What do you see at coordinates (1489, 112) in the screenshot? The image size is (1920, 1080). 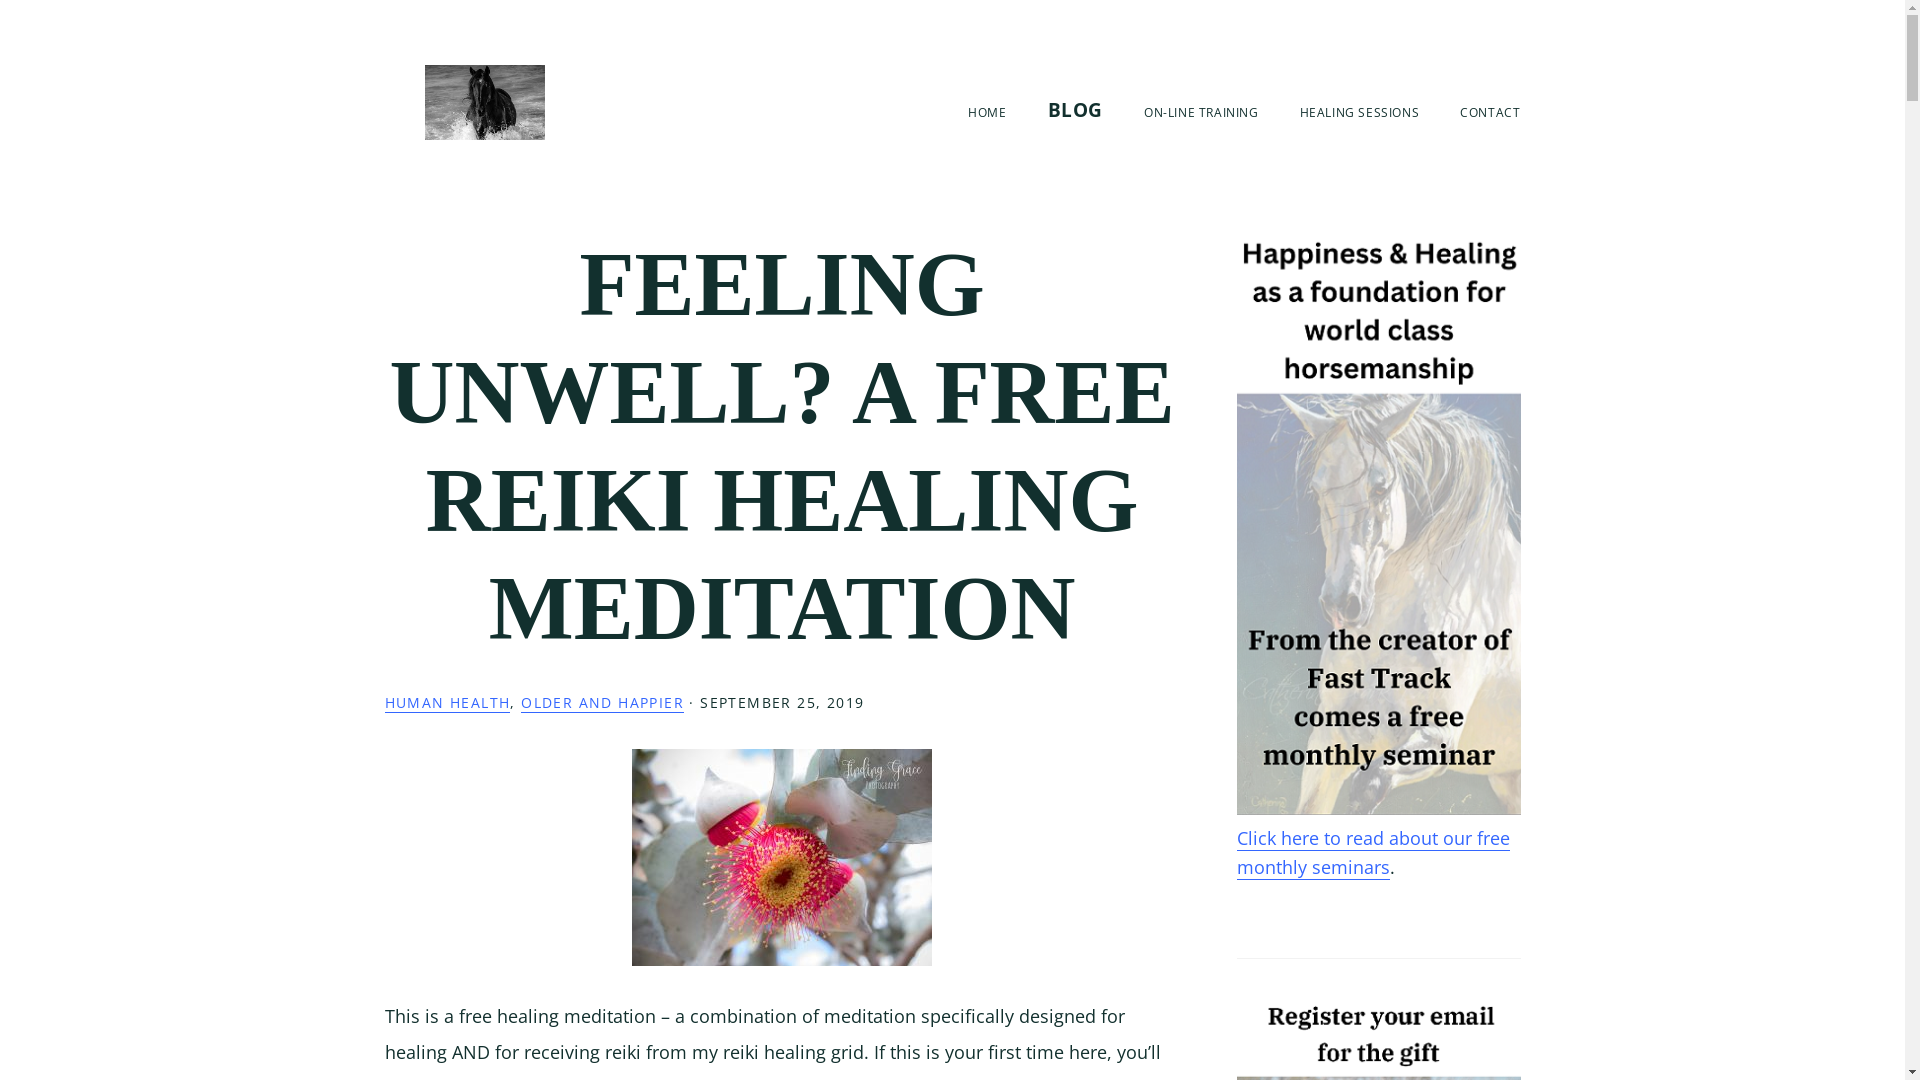 I see `'CONTACT'` at bounding box center [1489, 112].